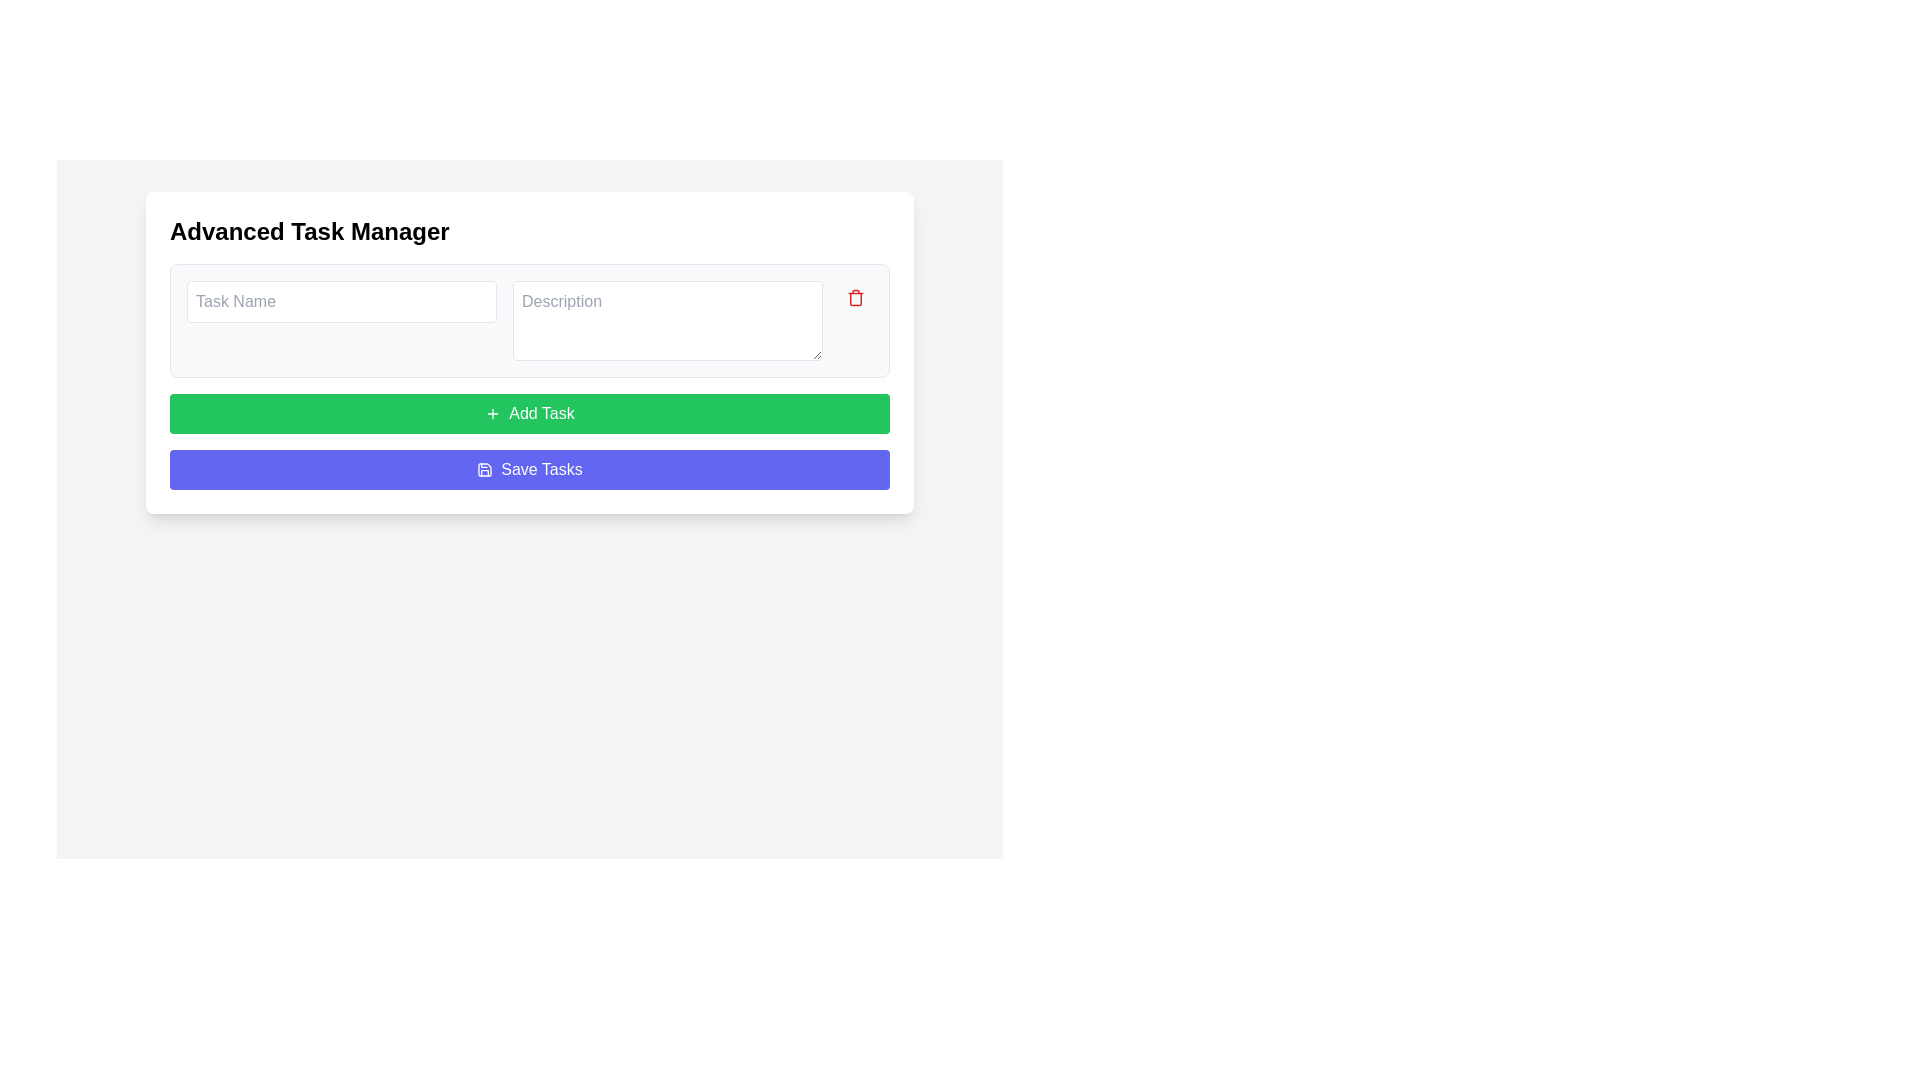 This screenshot has height=1080, width=1920. Describe the element at coordinates (529, 412) in the screenshot. I see `the button used for adding tasks, which is positioned below the 'Task Name' and 'Description' input fields and above the 'Save Tasks' button` at that location.